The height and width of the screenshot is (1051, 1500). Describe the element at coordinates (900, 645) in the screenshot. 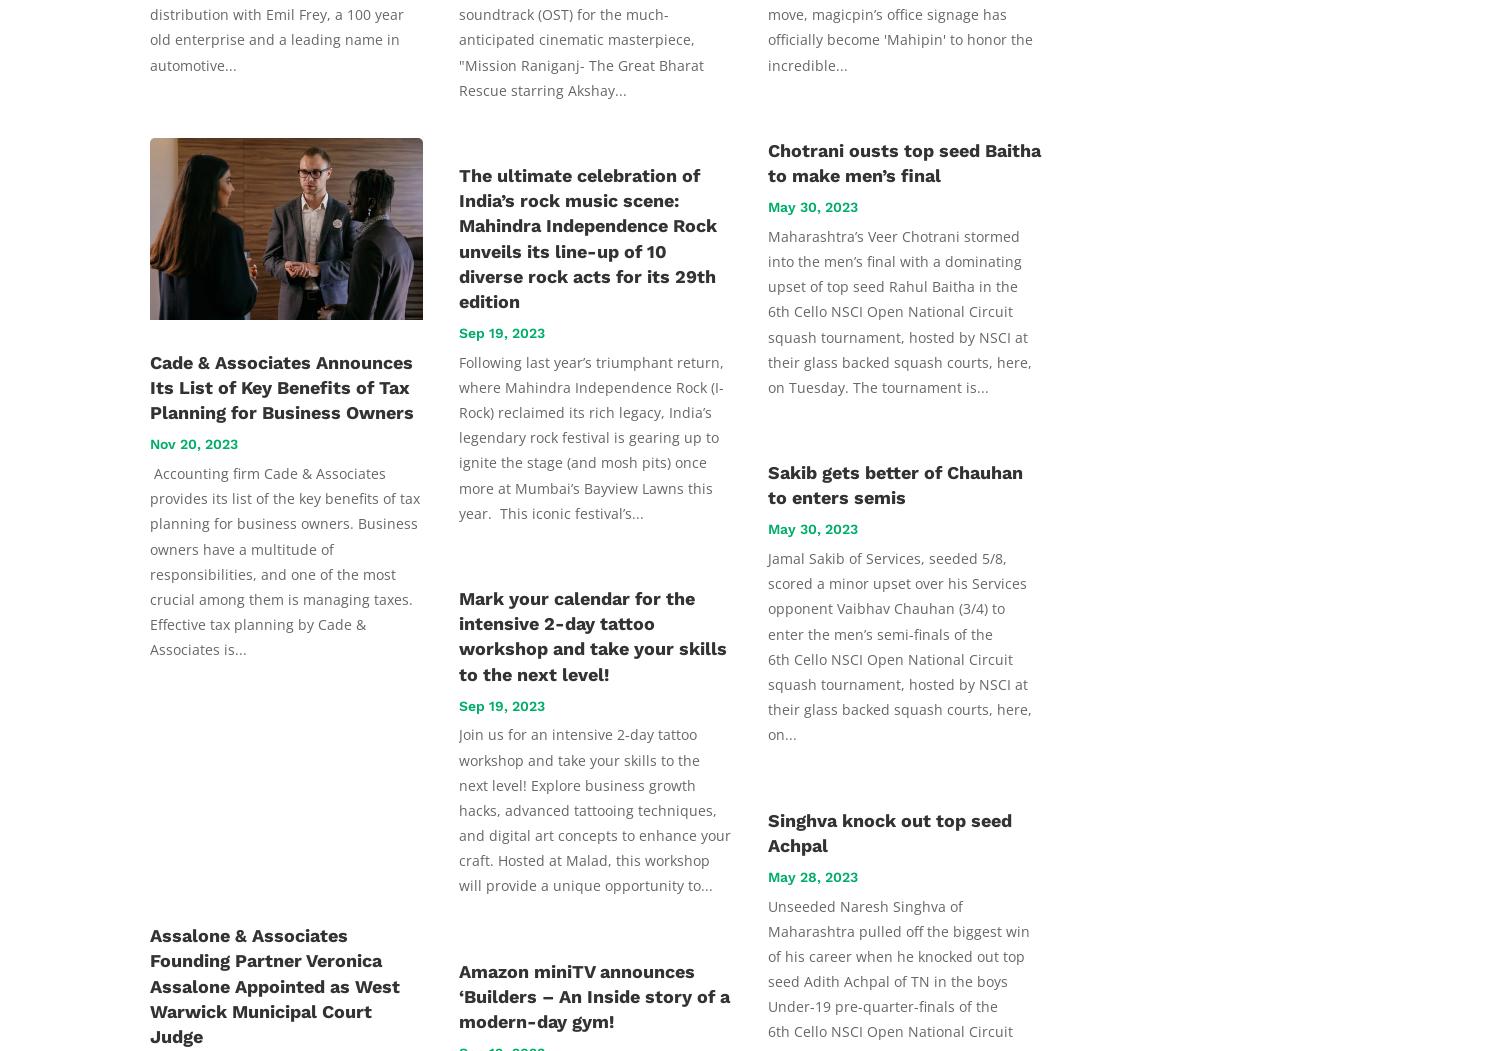

I see `'Jamal Sakib of Services, seeded 5/8, scored a minor upset over his Services opponent Vaibhav Chauhan (3/4) to enter the men’s semi-finals of the 6th Cello NSCI Open National Circuit squash tournament, hosted by NSCI at their glass backed squash courts, here, on...'` at that location.